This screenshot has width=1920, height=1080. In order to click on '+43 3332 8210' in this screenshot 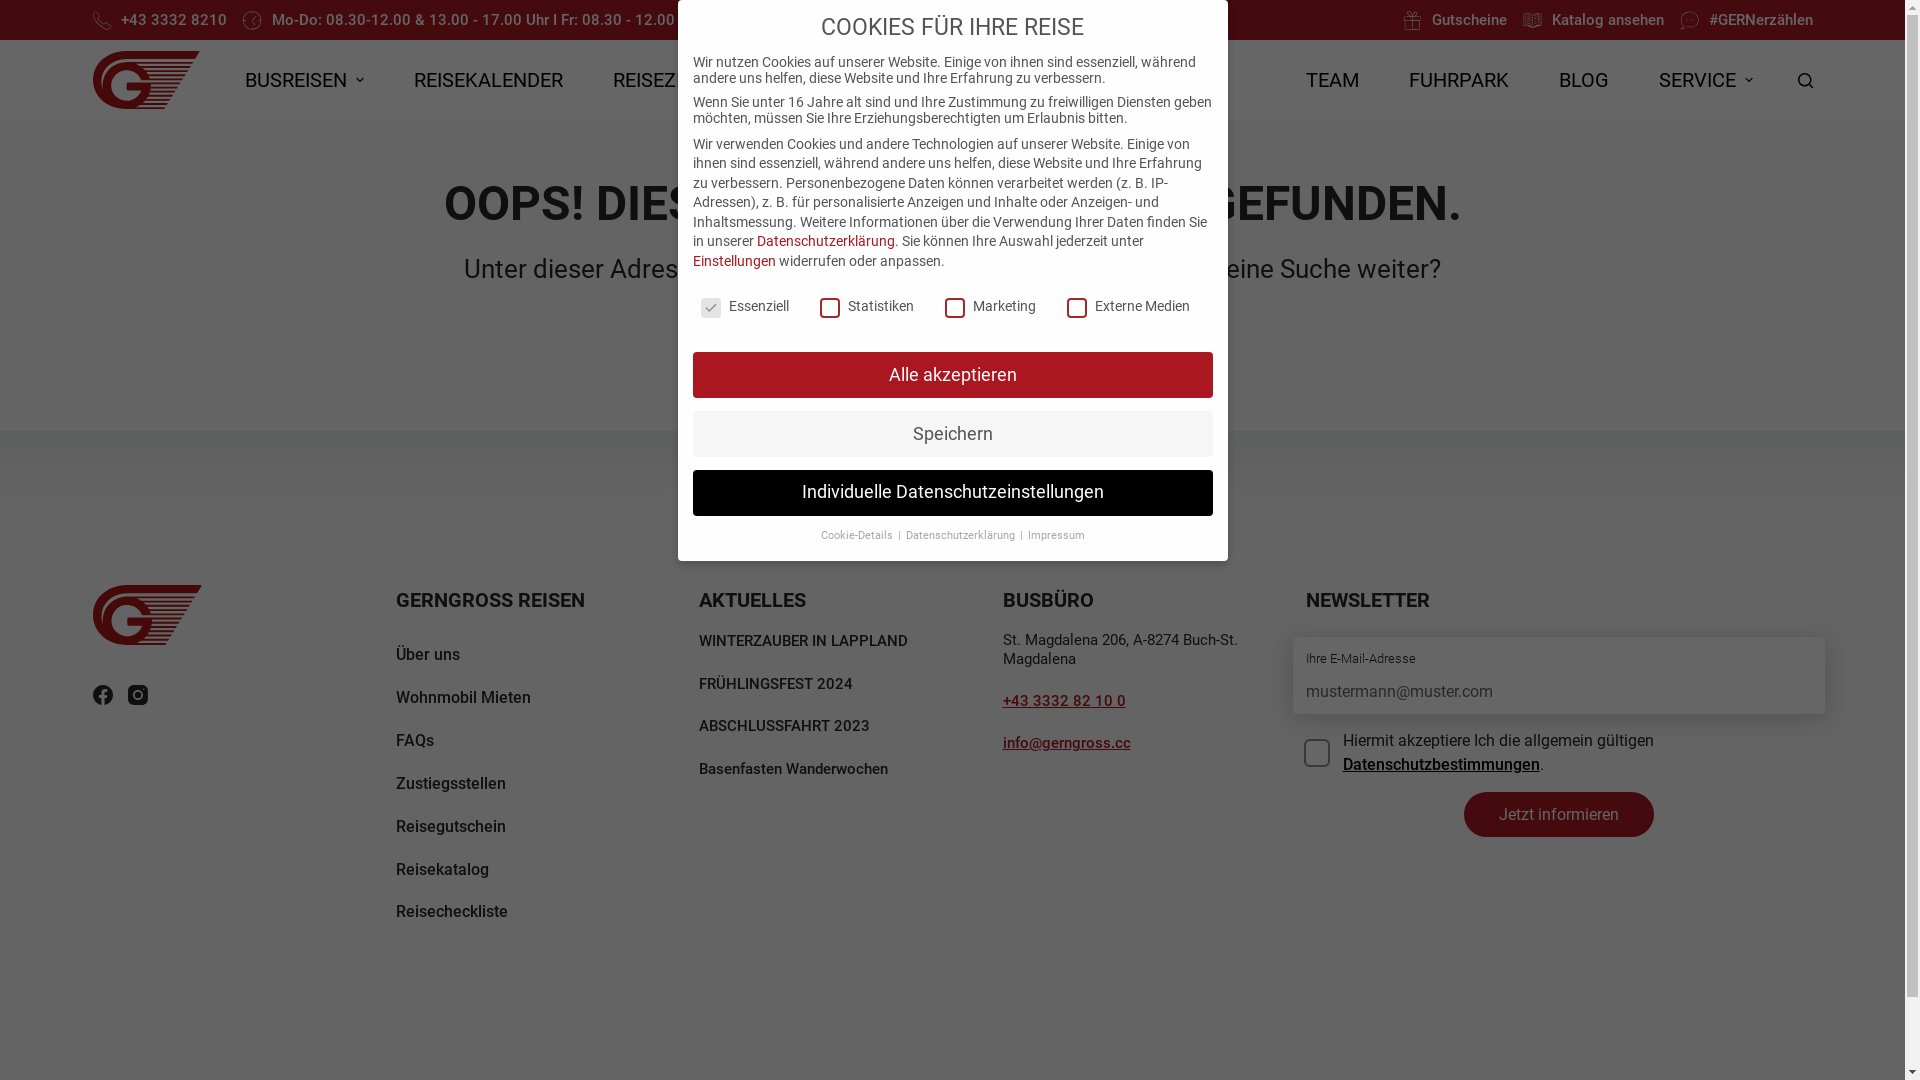, I will do `click(158, 19)`.